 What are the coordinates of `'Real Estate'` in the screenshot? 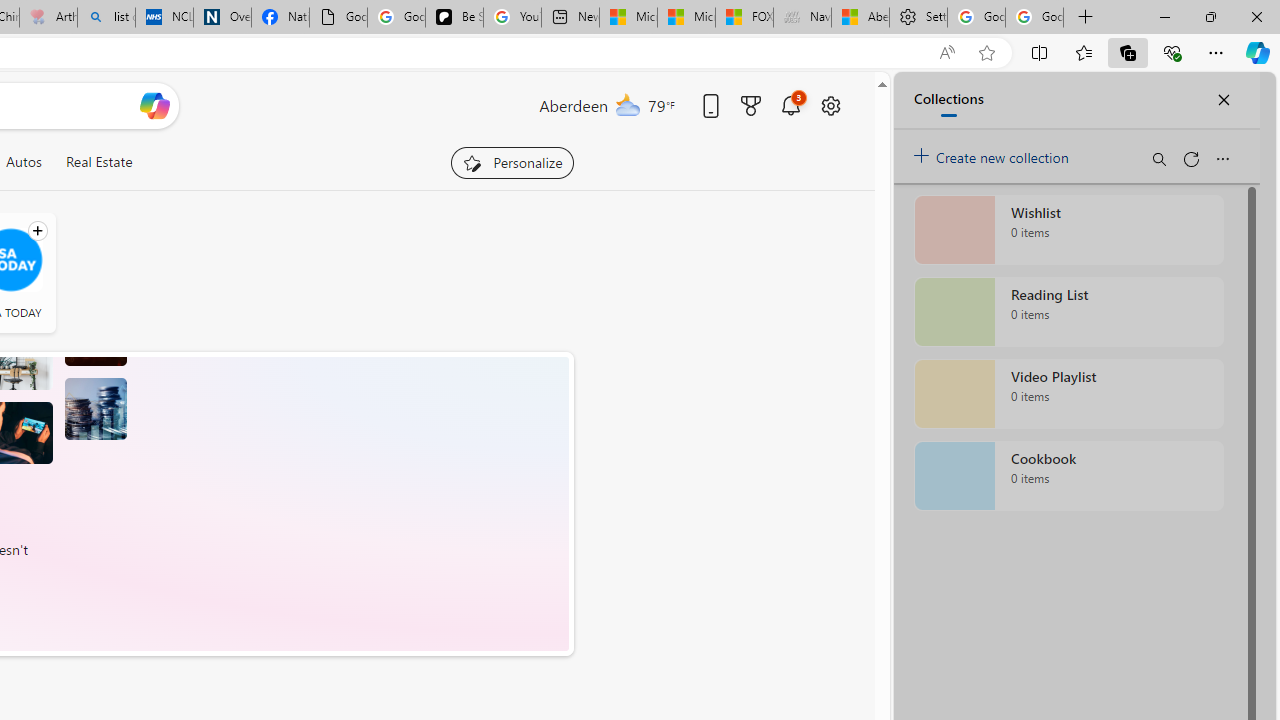 It's located at (97, 161).